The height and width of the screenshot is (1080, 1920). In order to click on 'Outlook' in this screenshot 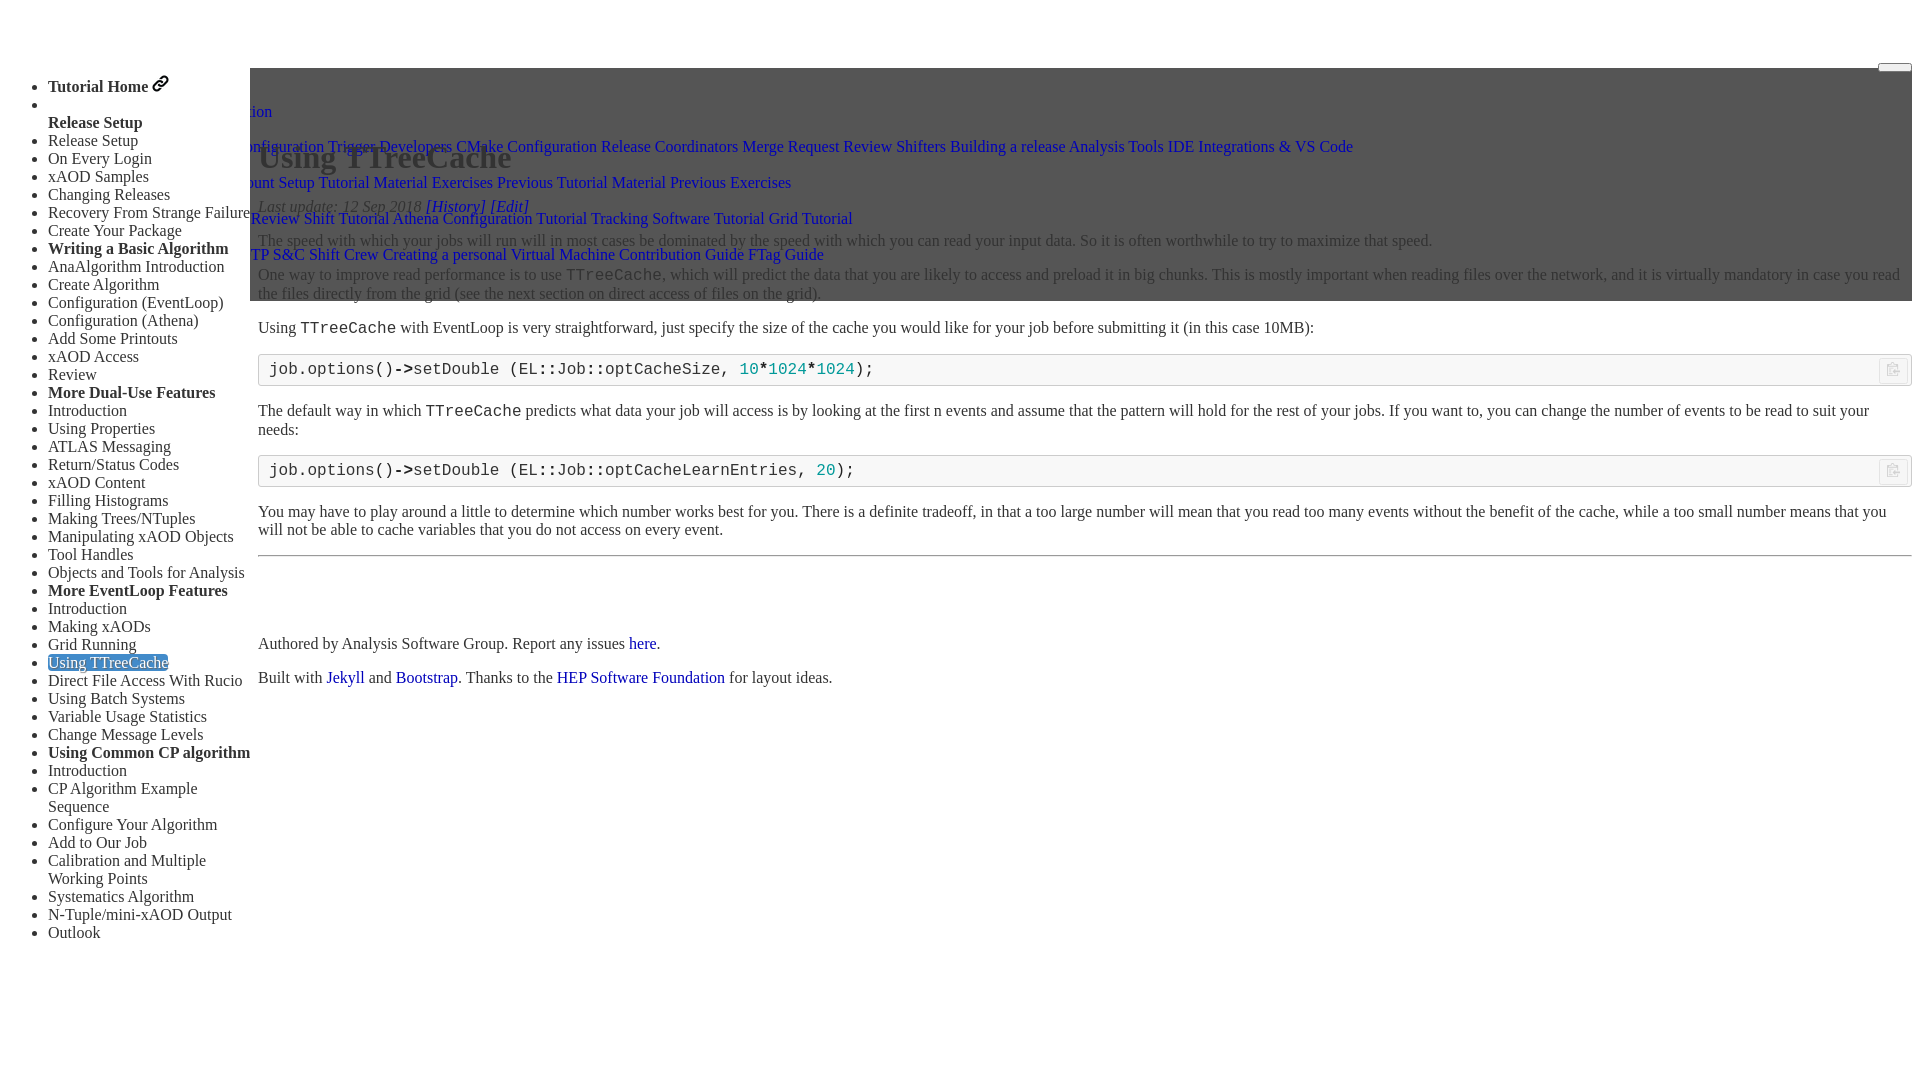, I will do `click(73, 932)`.